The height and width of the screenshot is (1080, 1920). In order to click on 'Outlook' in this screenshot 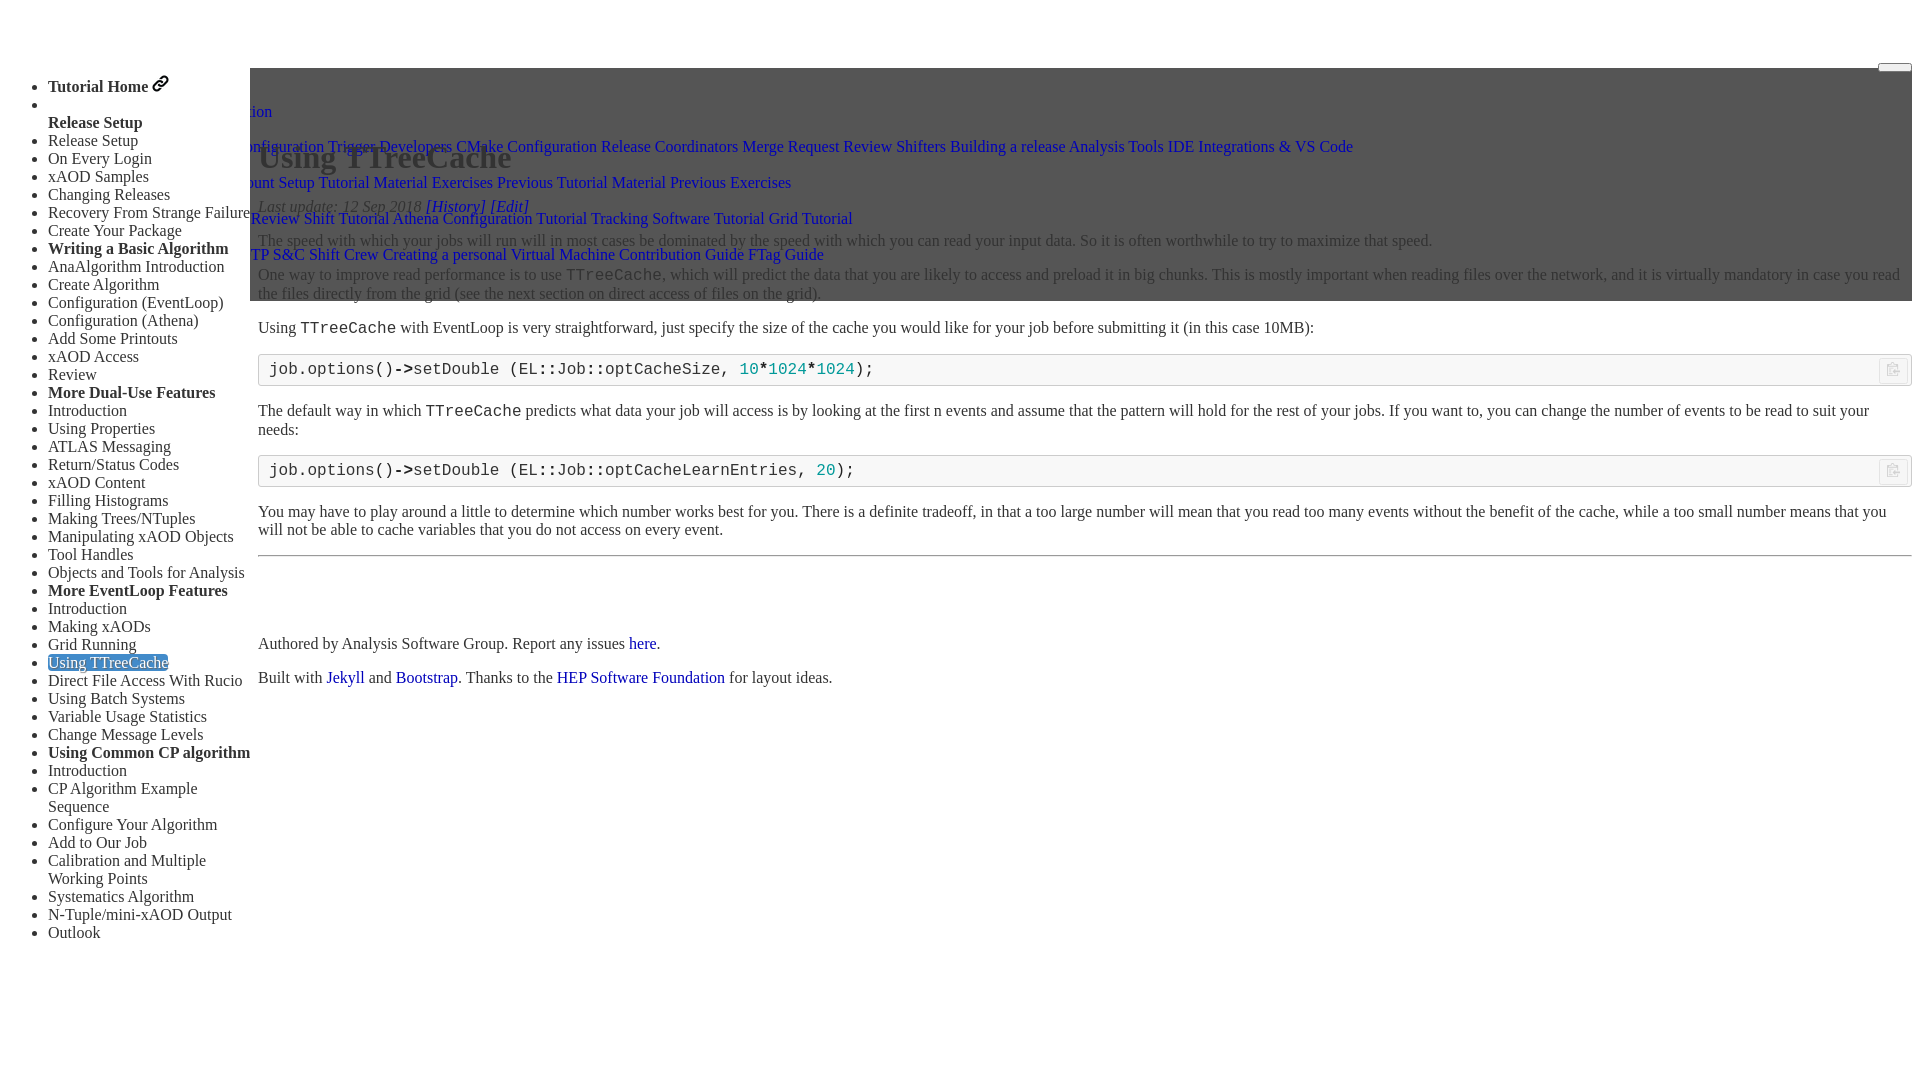, I will do `click(73, 932)`.